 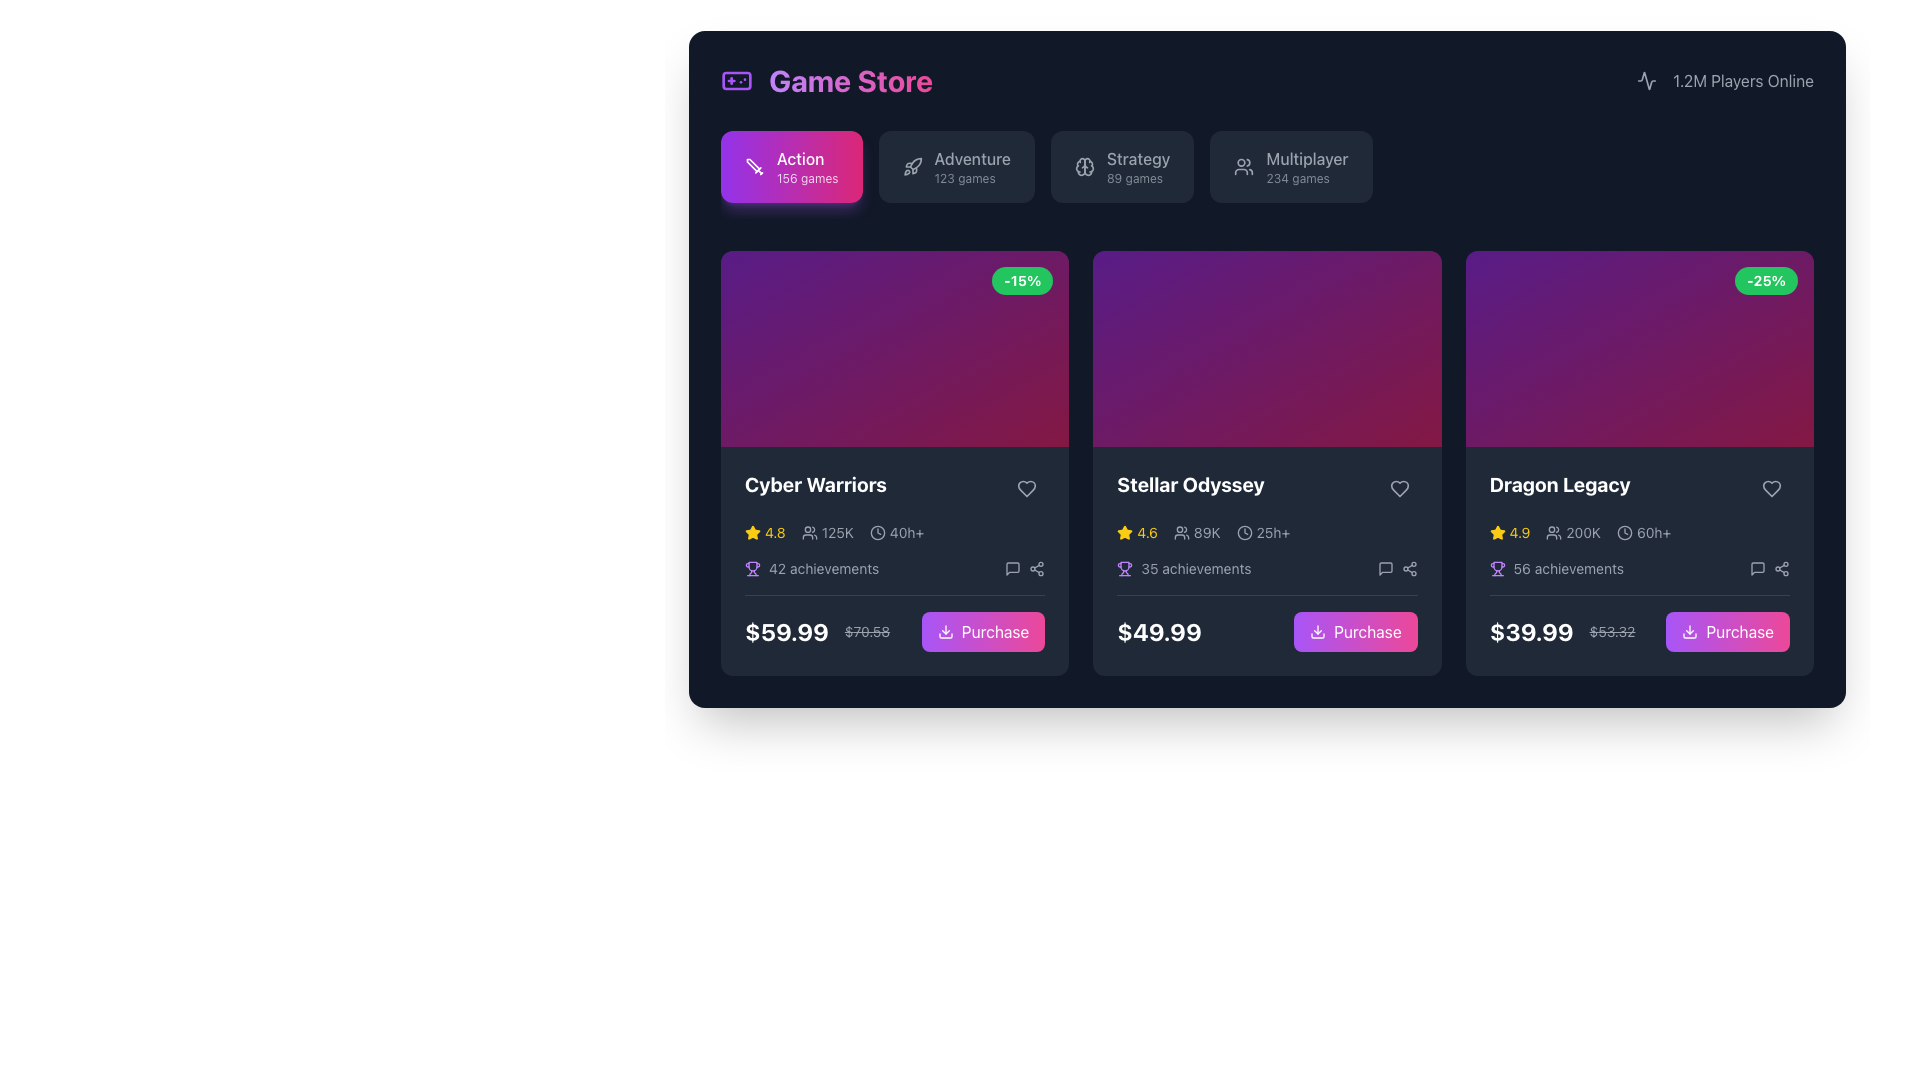 I want to click on the static text label displaying the title 'Dragon Legacy', which is a bold piece of text in large white letters on a dark background, located in the bottom-right corner of the content card, so click(x=1559, y=484).